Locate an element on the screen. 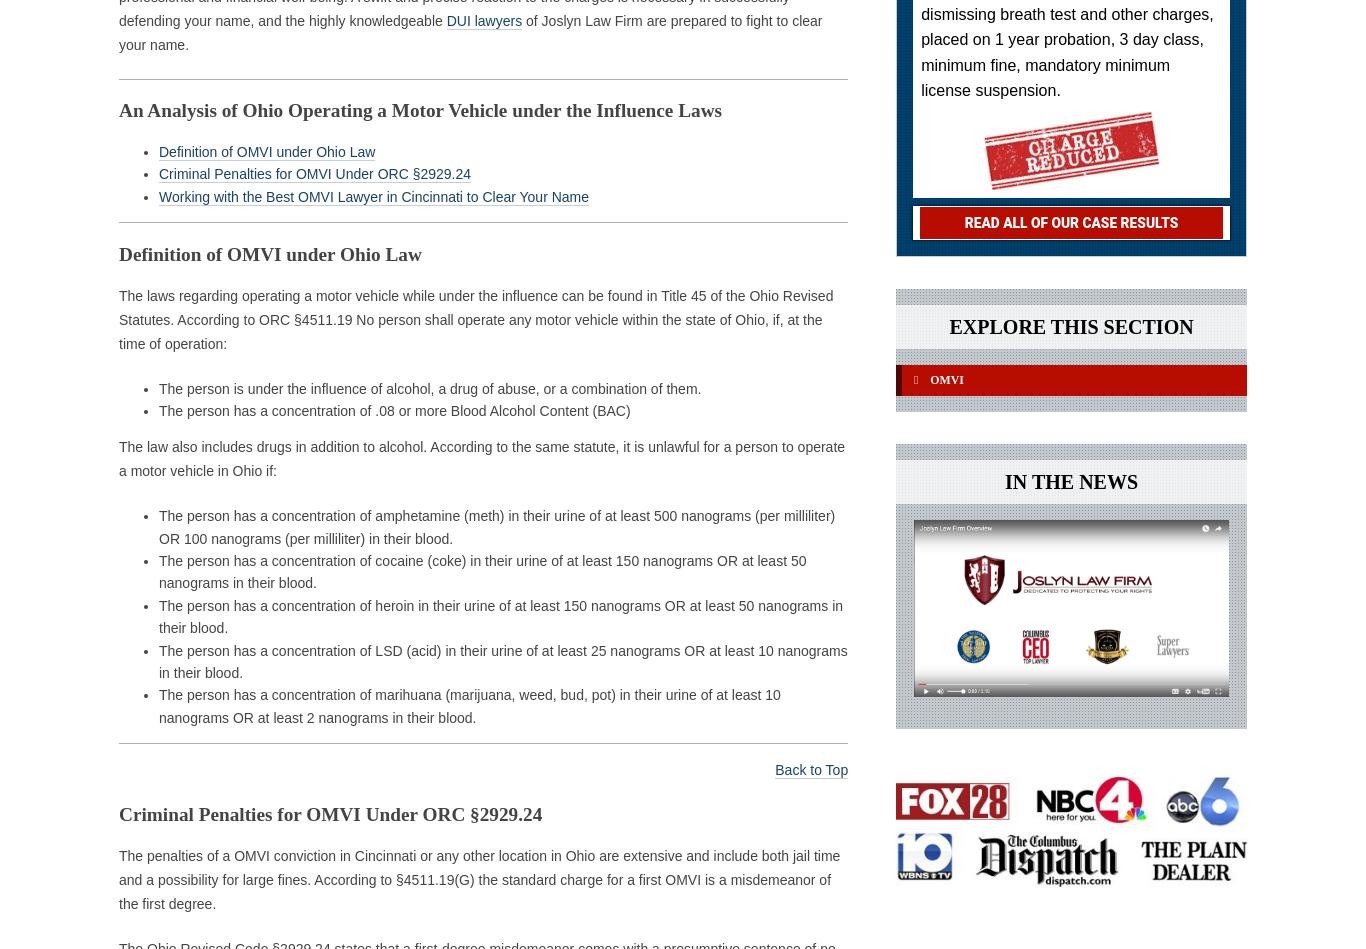  'The person has a concentration of heroin in their urine of at least 150 nanograms OR at least 50 nanograms in their blood.' is located at coordinates (501, 615).